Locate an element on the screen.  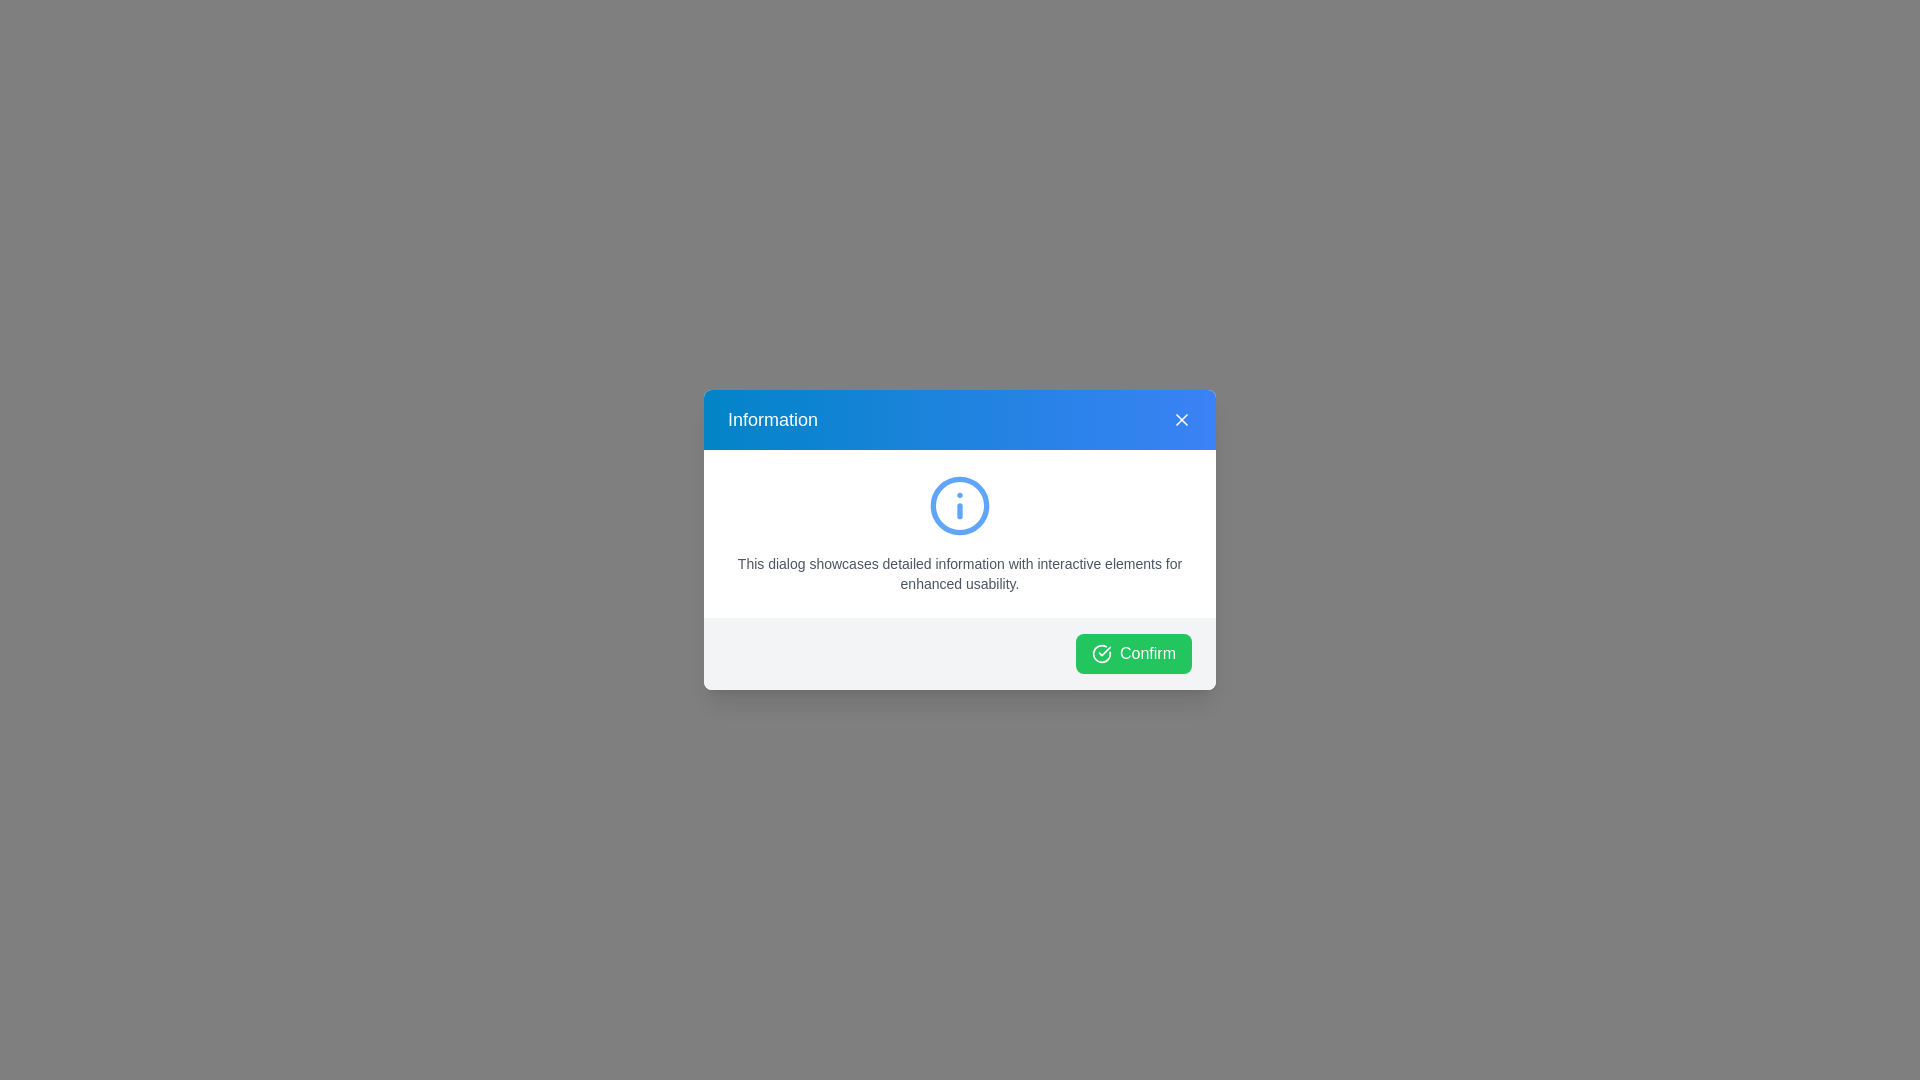
the circular green outlined icon with a checkmark, which is positioned to the left of the 'Confirm' button for tooltip or visual feedback is located at coordinates (1100, 654).